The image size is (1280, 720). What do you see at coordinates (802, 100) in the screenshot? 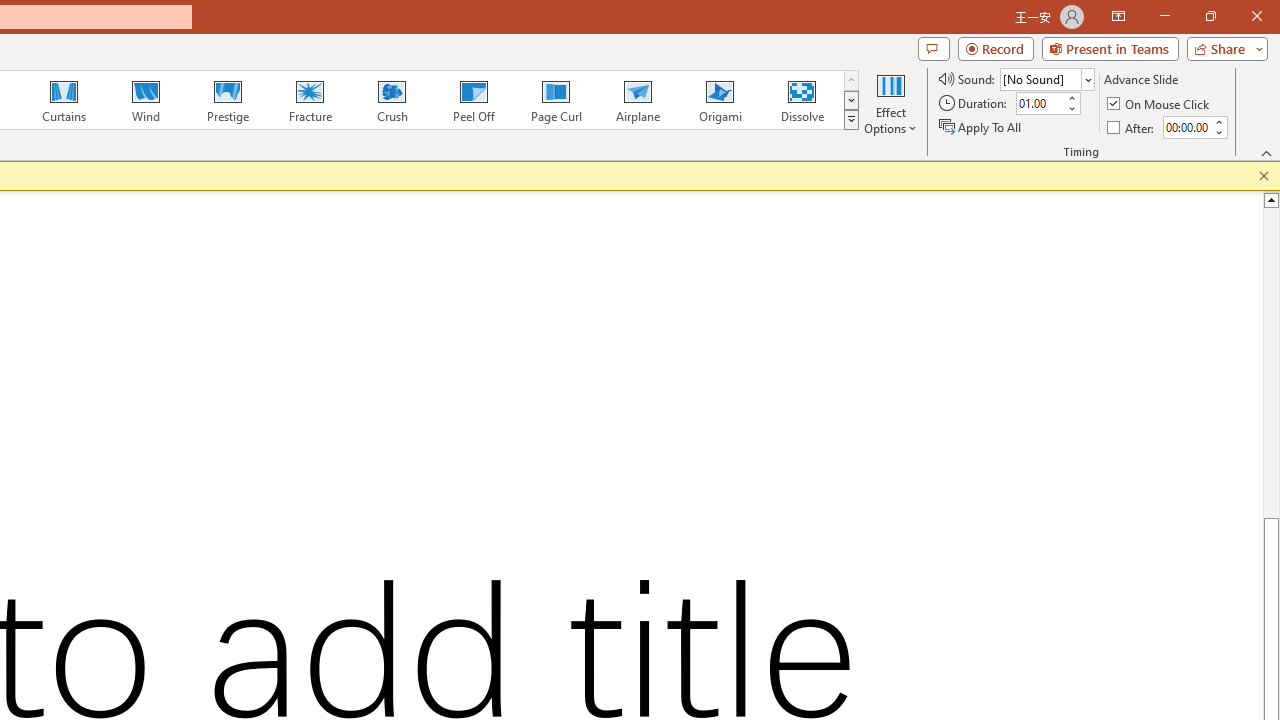
I see `'Dissolve'` at bounding box center [802, 100].